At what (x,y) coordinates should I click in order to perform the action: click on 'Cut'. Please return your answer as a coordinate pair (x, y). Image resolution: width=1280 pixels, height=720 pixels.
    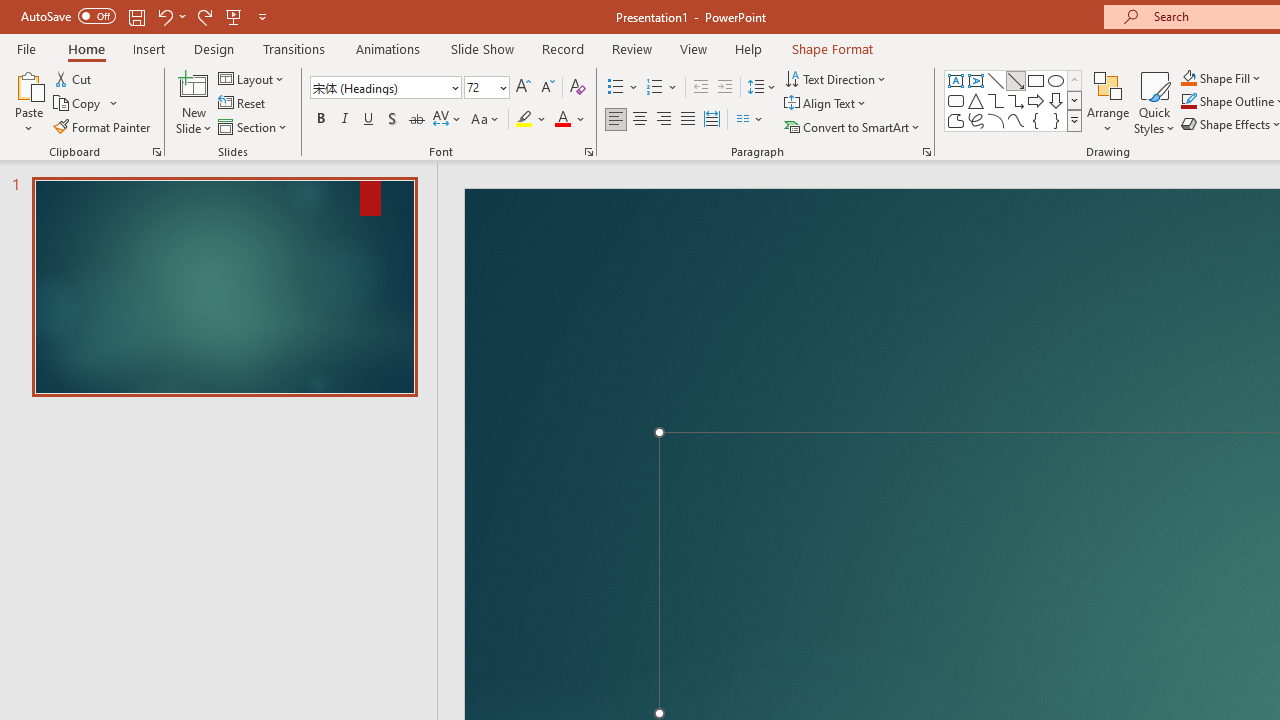
    Looking at the image, I should click on (74, 78).